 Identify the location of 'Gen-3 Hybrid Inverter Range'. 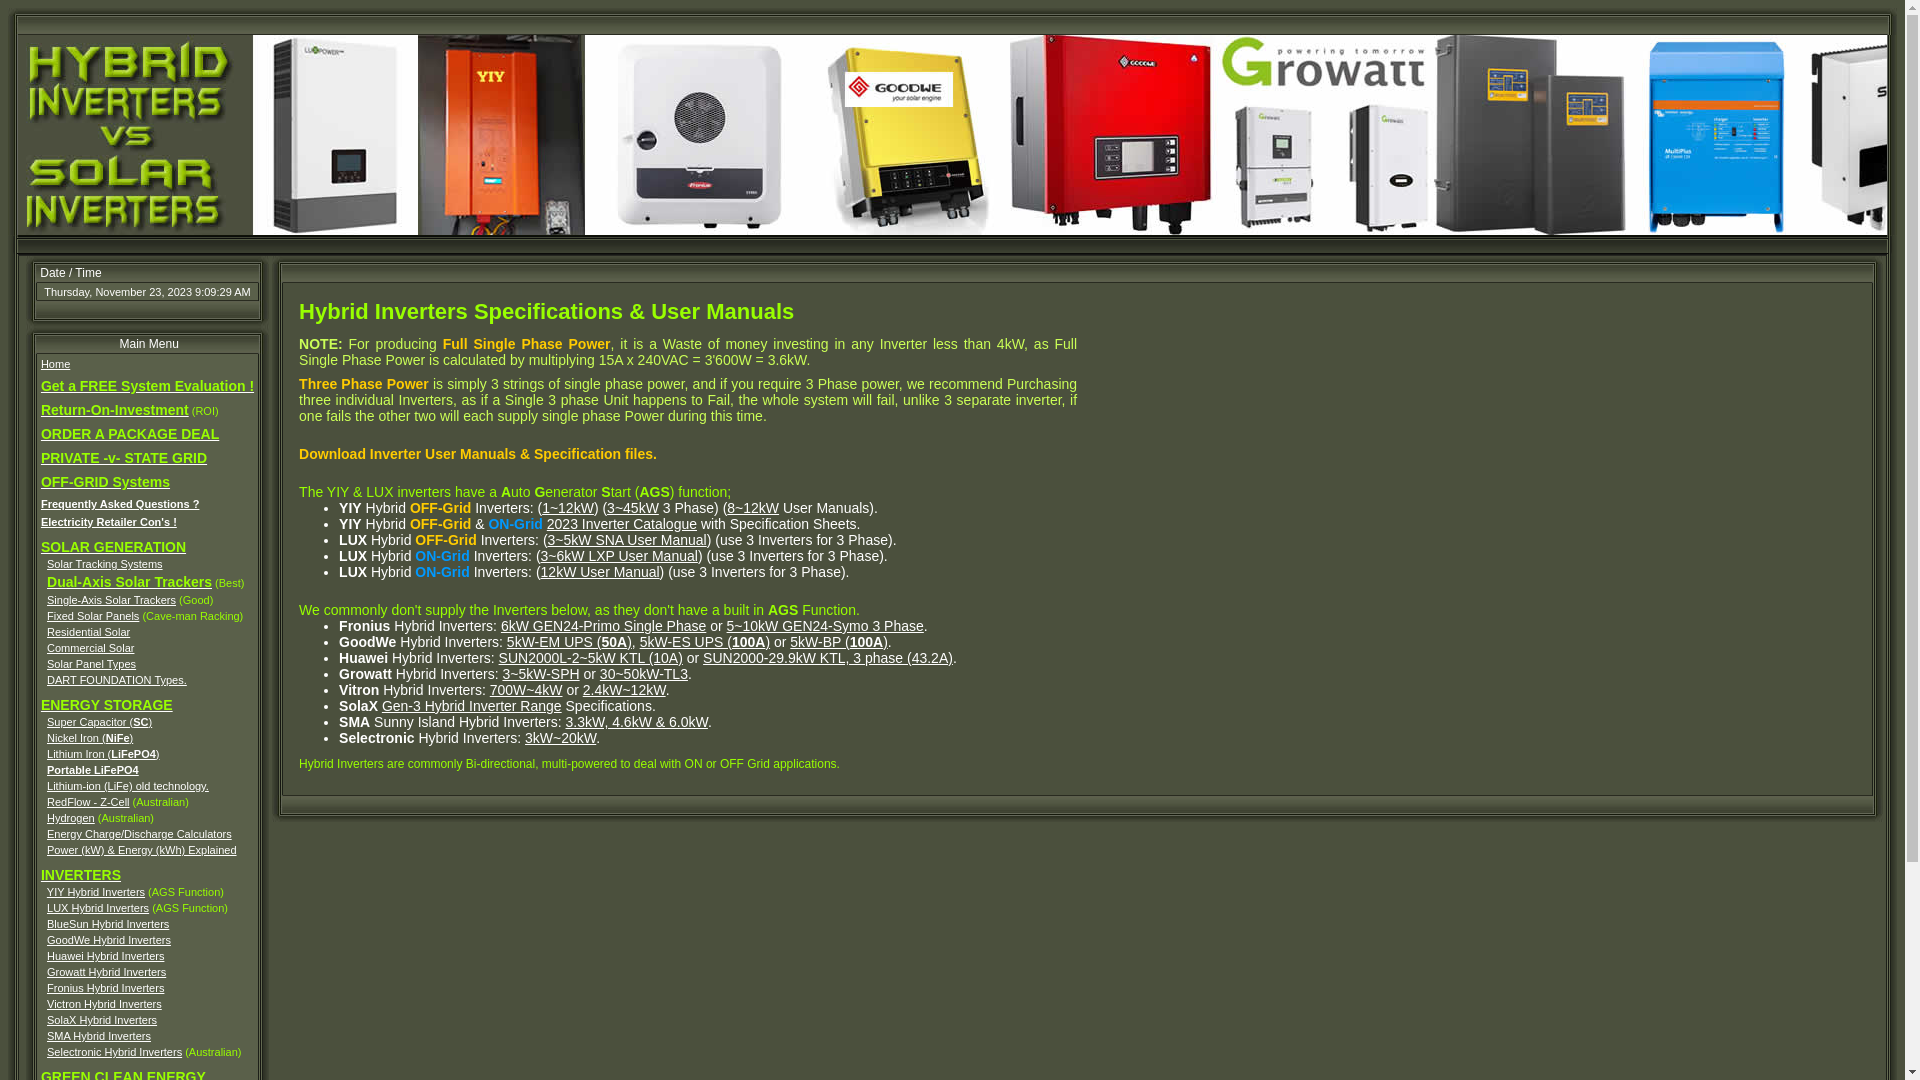
(470, 704).